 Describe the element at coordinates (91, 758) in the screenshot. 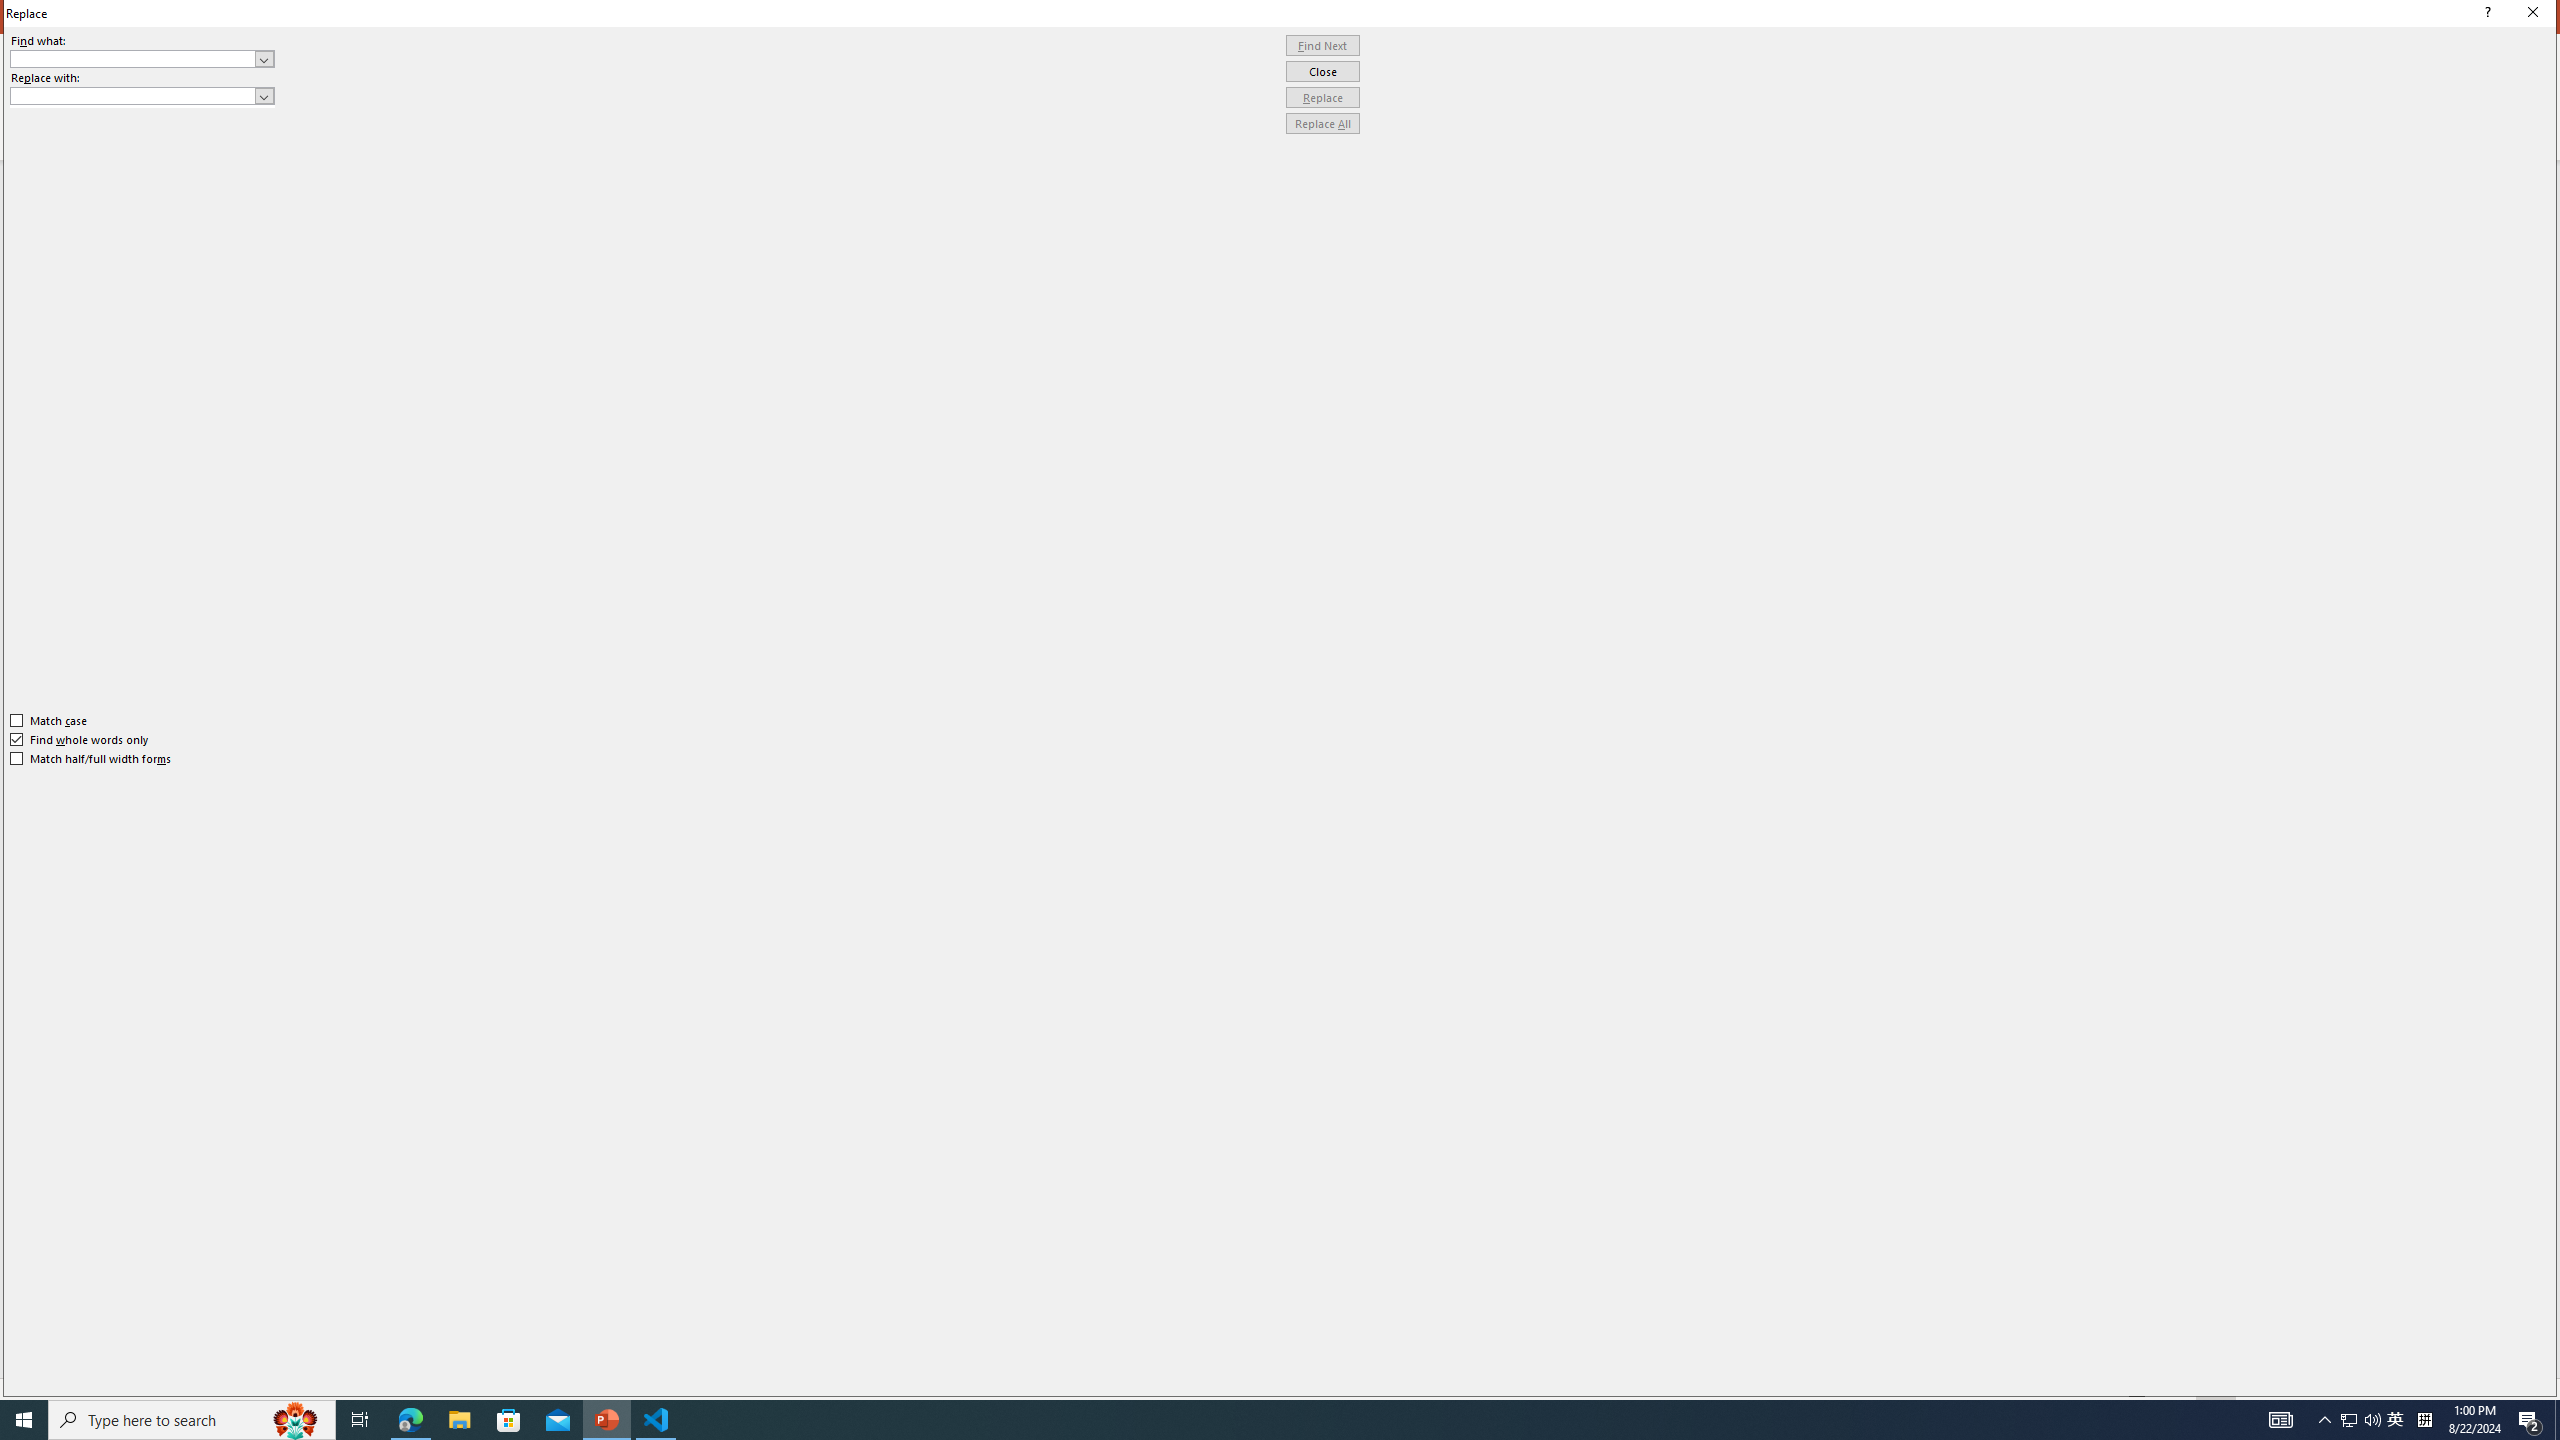

I see `'Match half/full width forms'` at that location.